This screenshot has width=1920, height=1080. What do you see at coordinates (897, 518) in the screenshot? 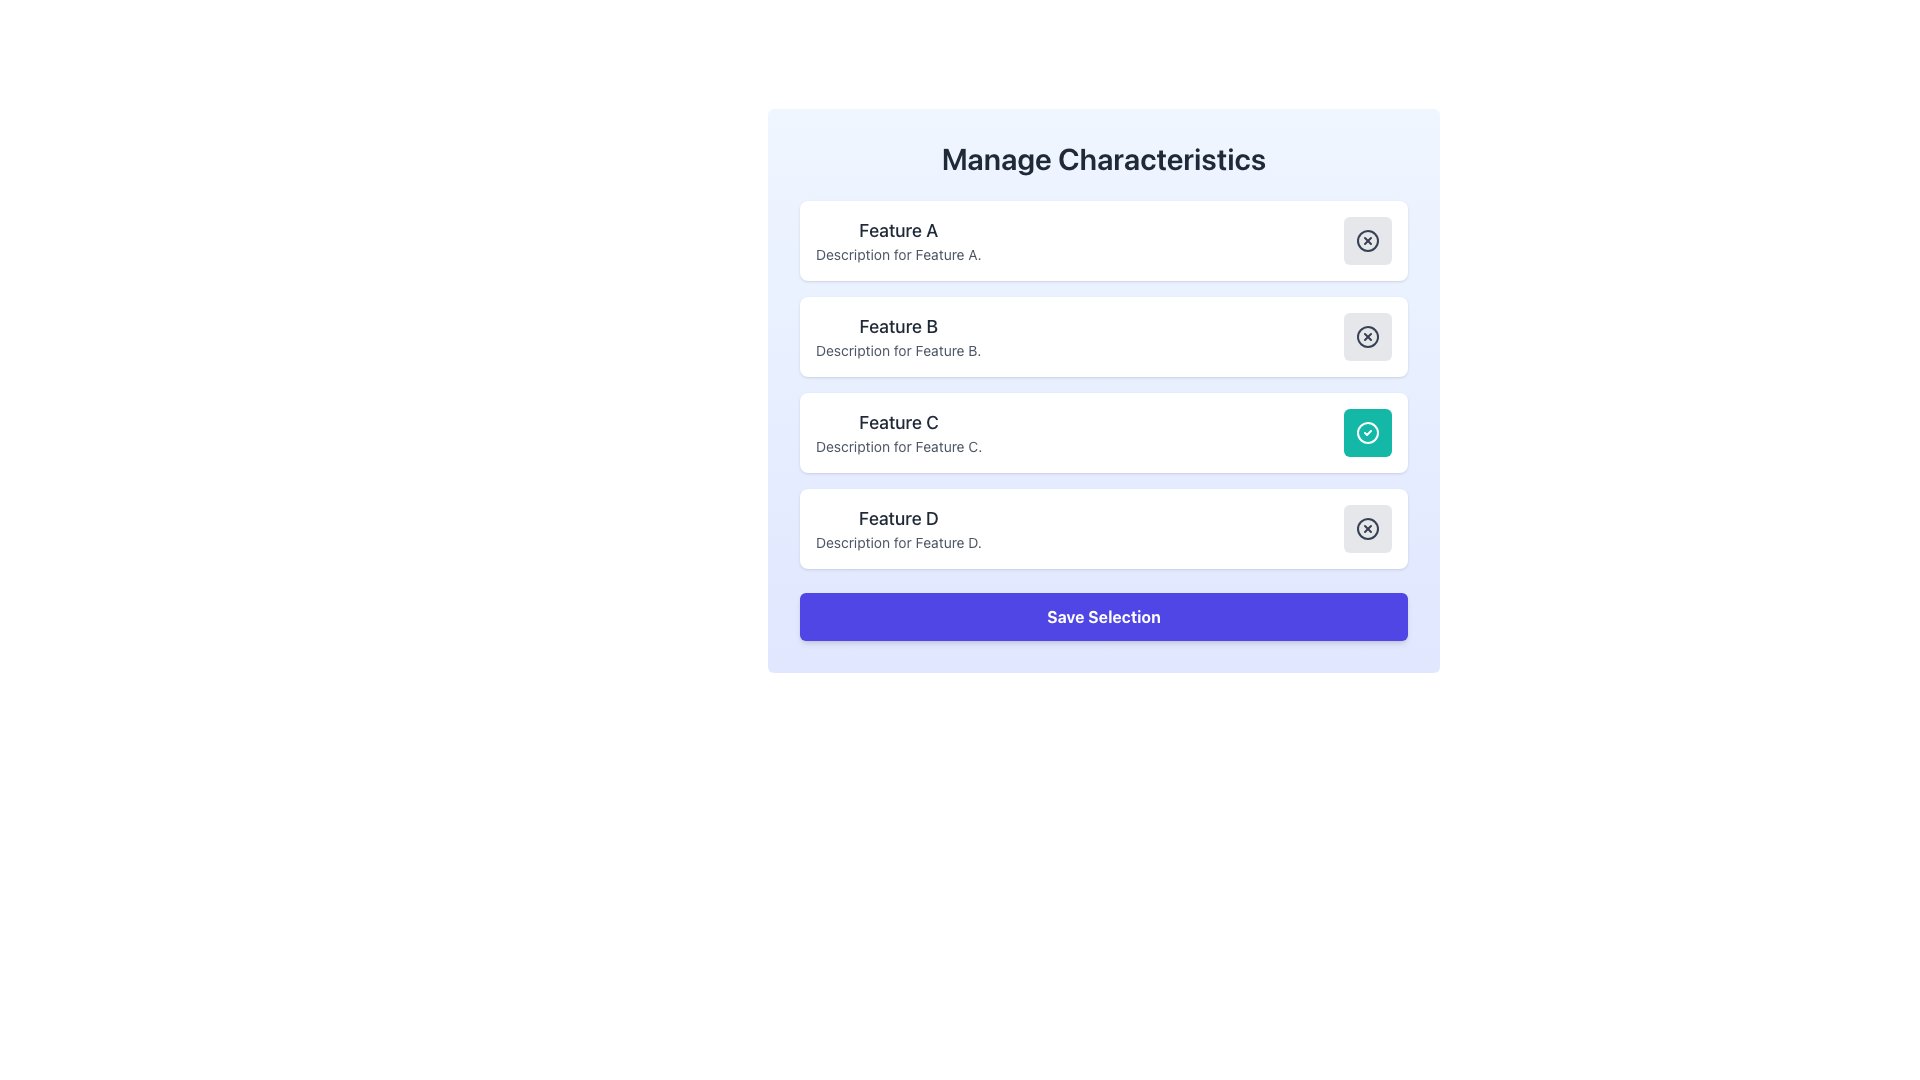
I see `the heading text labeled 'Feature D' located at the top of the fourth feature block` at bounding box center [897, 518].